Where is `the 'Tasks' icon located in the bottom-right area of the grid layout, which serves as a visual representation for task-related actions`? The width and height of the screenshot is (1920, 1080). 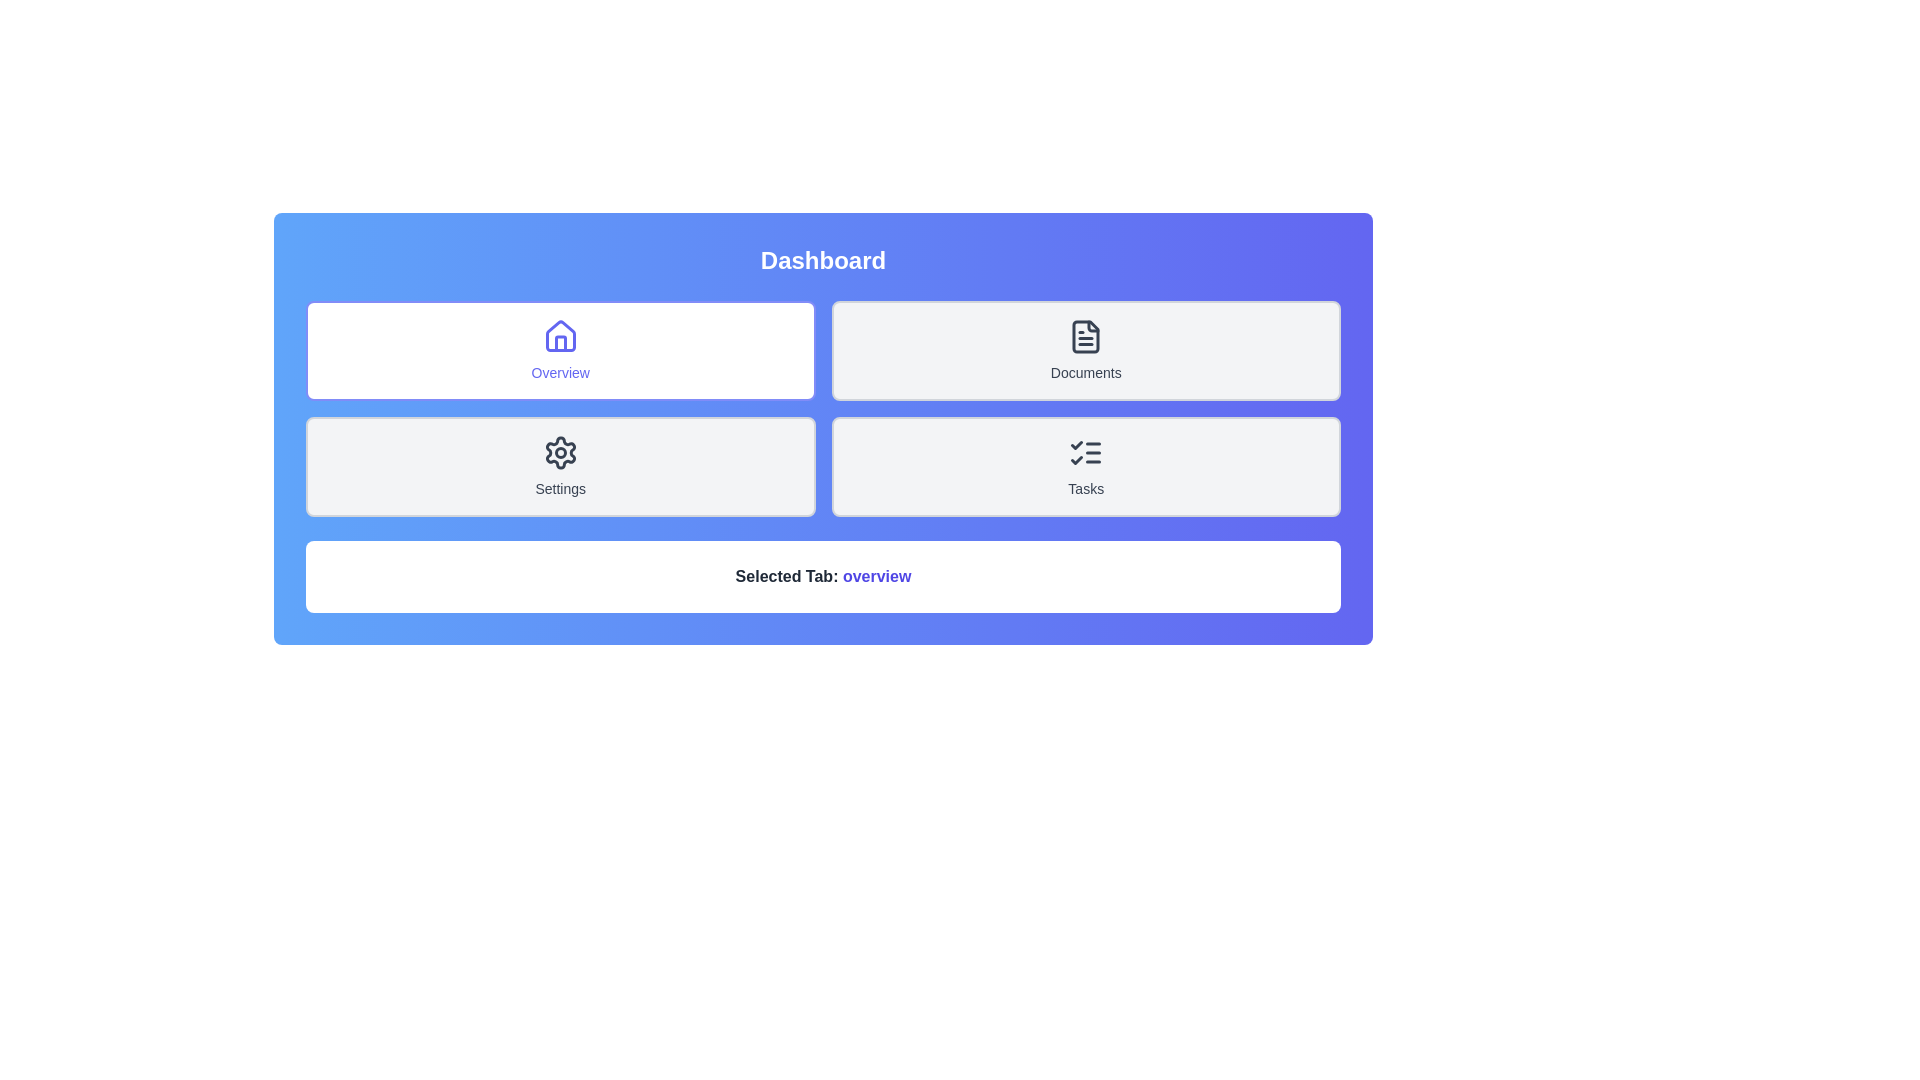
the 'Tasks' icon located in the bottom-right area of the grid layout, which serves as a visual representation for task-related actions is located at coordinates (1085, 452).